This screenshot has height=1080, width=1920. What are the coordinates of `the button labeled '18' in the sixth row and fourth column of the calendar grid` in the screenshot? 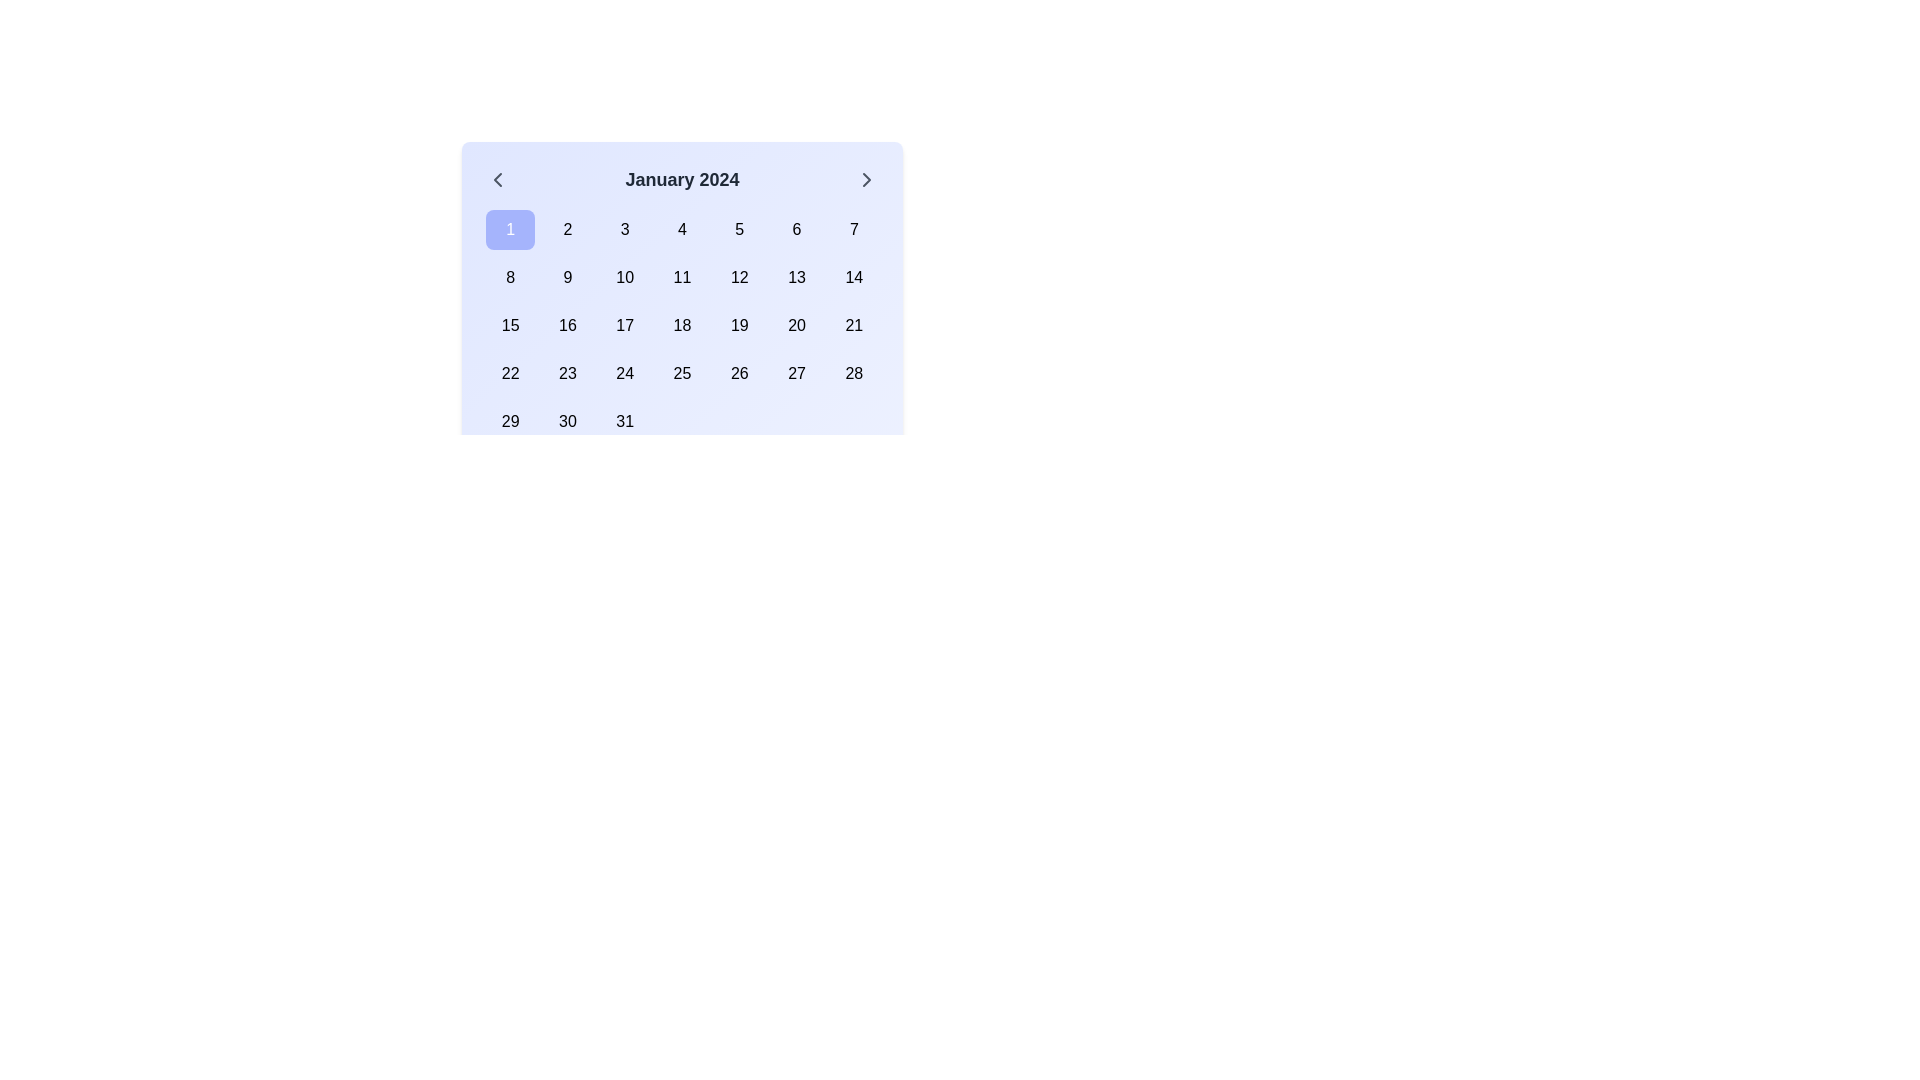 It's located at (682, 325).